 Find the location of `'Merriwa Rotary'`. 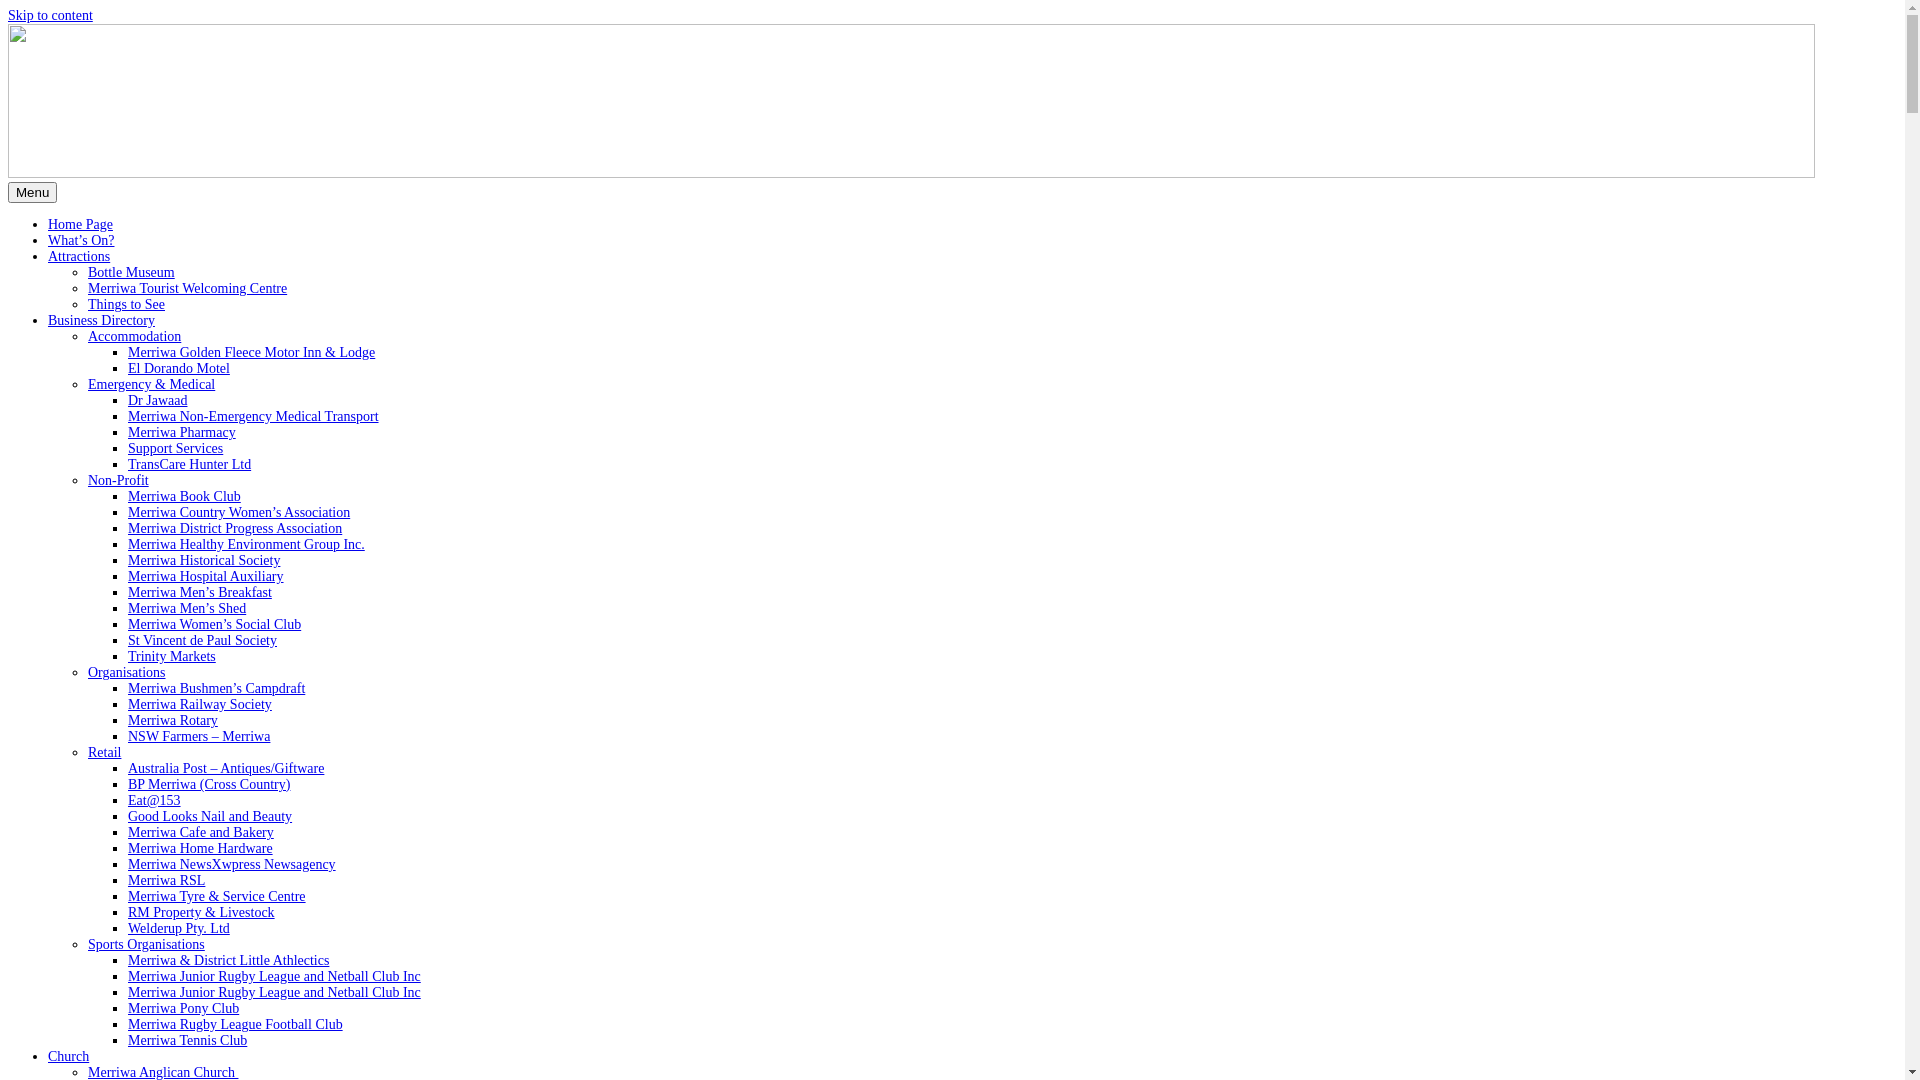

'Merriwa Rotary' is located at coordinates (127, 720).